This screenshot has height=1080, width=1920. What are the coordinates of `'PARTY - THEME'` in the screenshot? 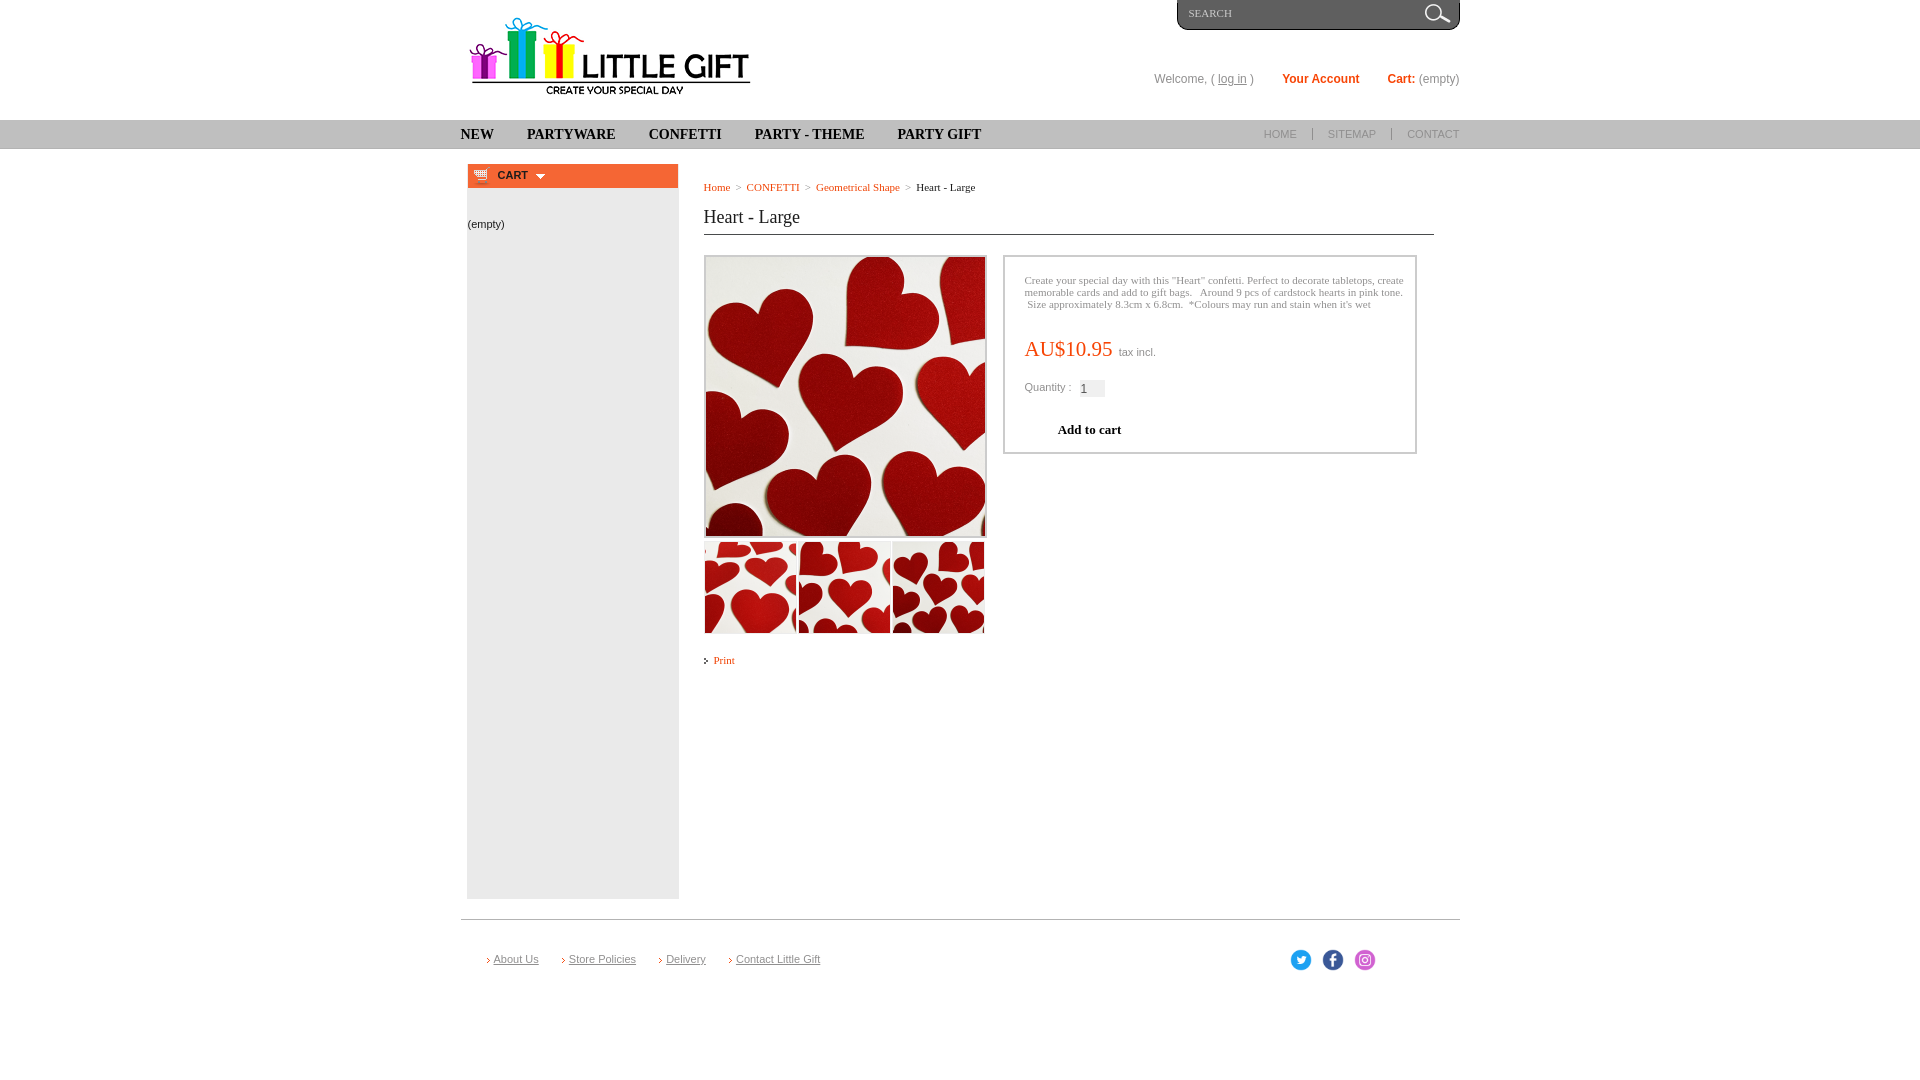 It's located at (810, 135).